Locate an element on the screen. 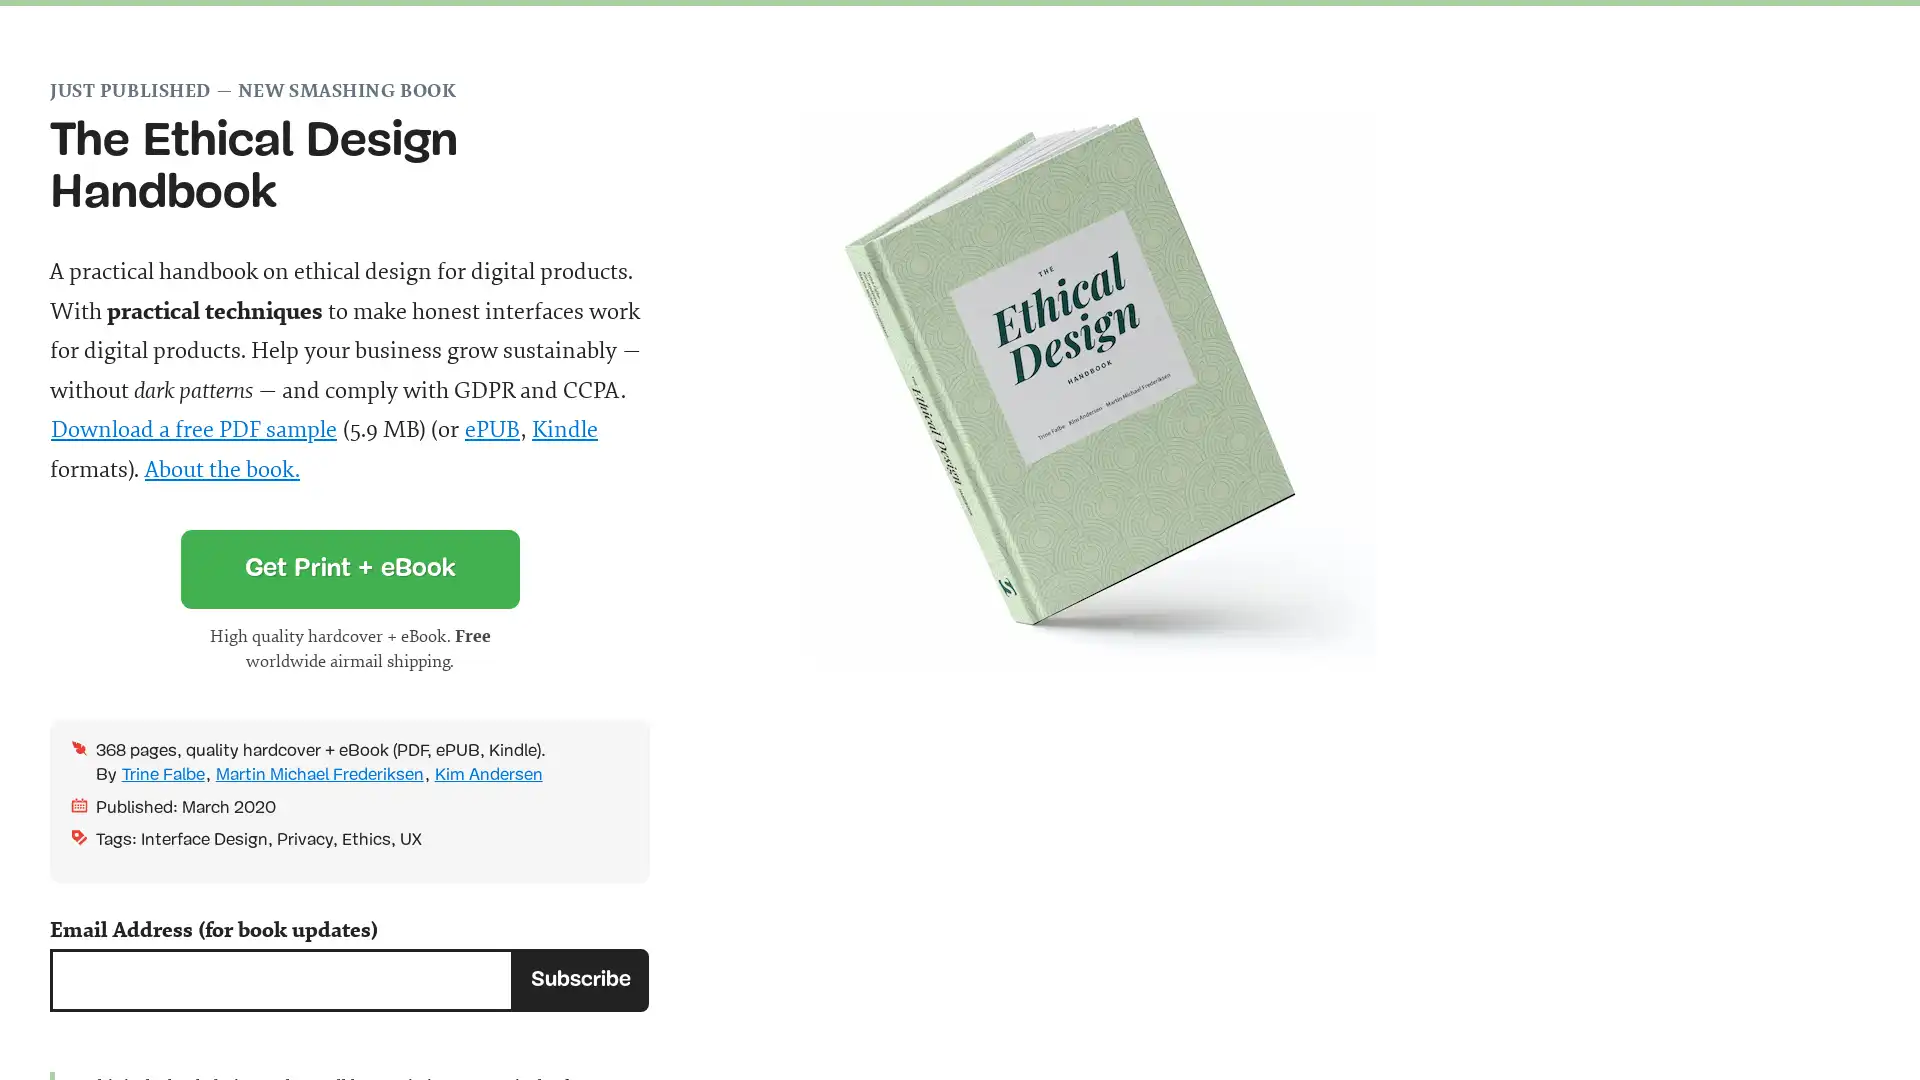 Image resolution: width=1920 pixels, height=1080 pixels. Subscribe is located at coordinates (579, 979).